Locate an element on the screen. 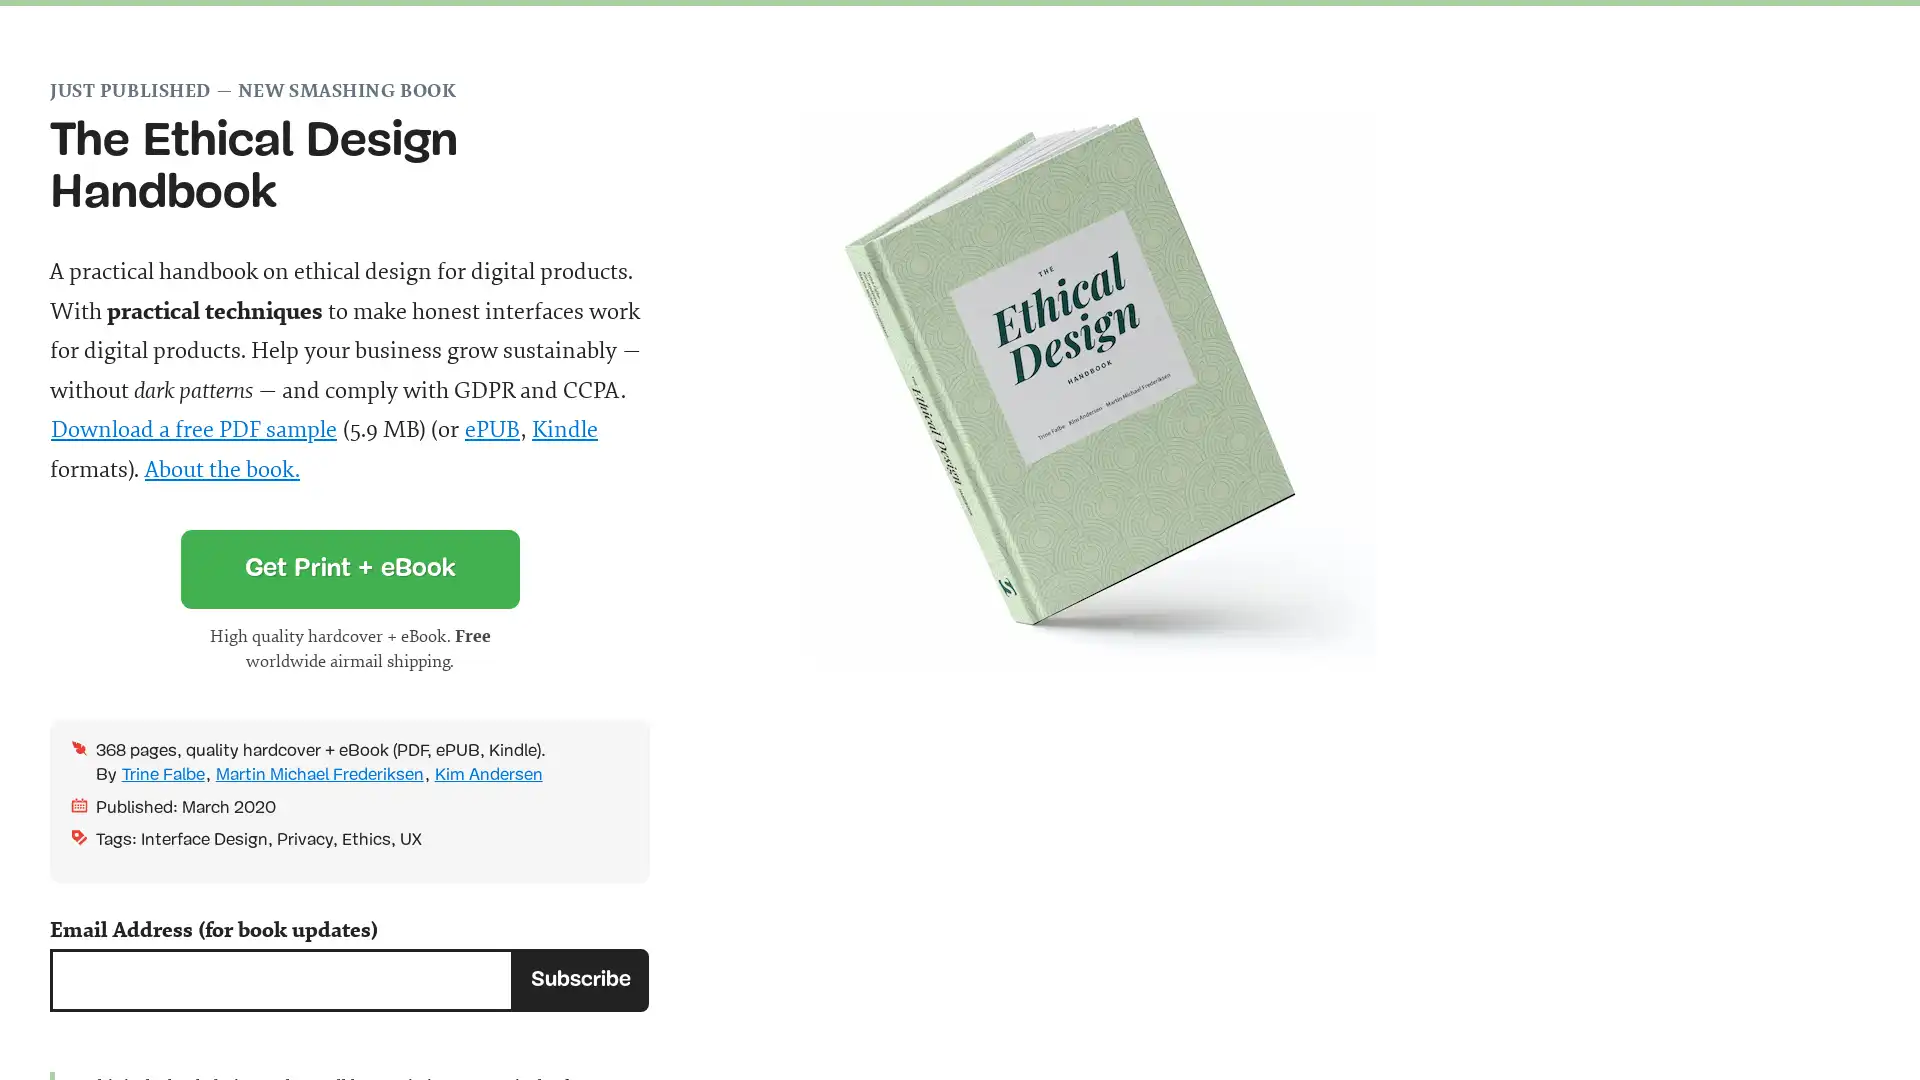 Image resolution: width=1920 pixels, height=1080 pixels. Subscribe is located at coordinates (579, 979).